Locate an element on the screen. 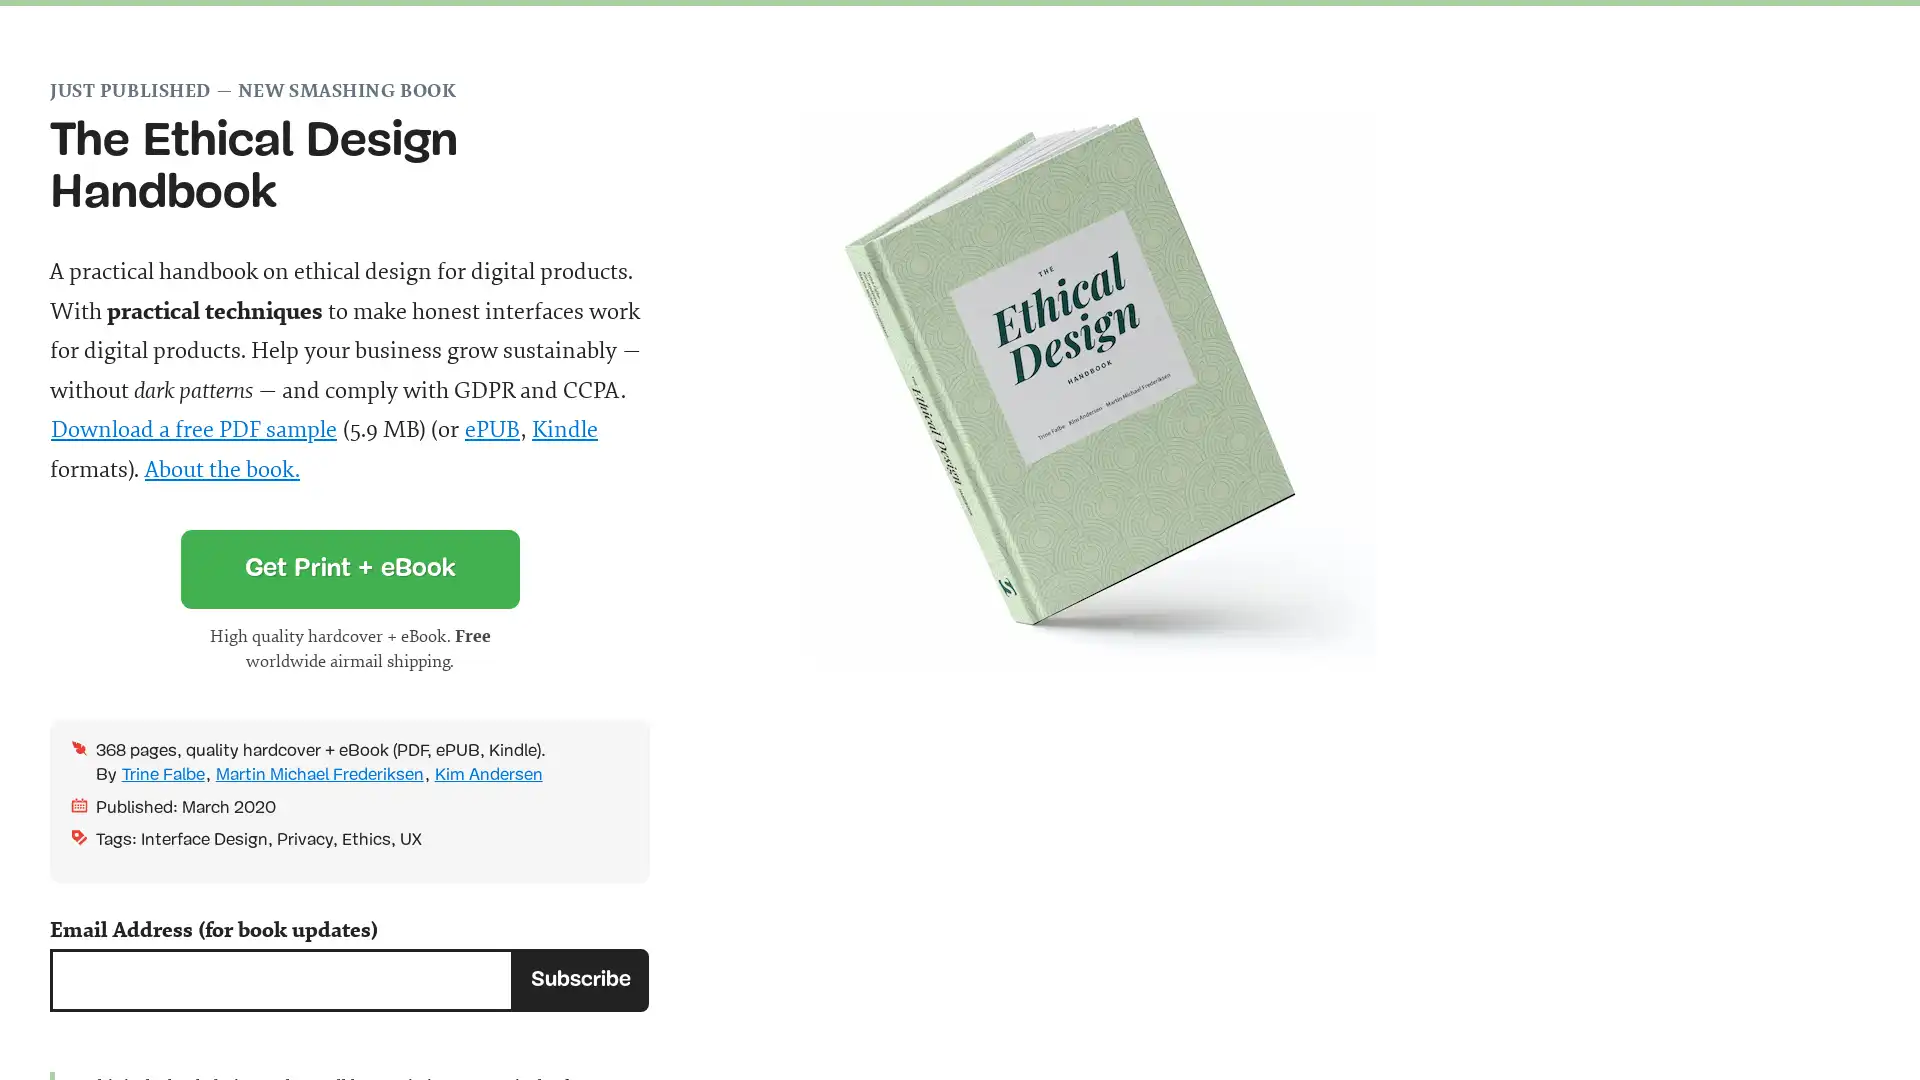 Image resolution: width=1920 pixels, height=1080 pixels. Subscribe is located at coordinates (579, 979).